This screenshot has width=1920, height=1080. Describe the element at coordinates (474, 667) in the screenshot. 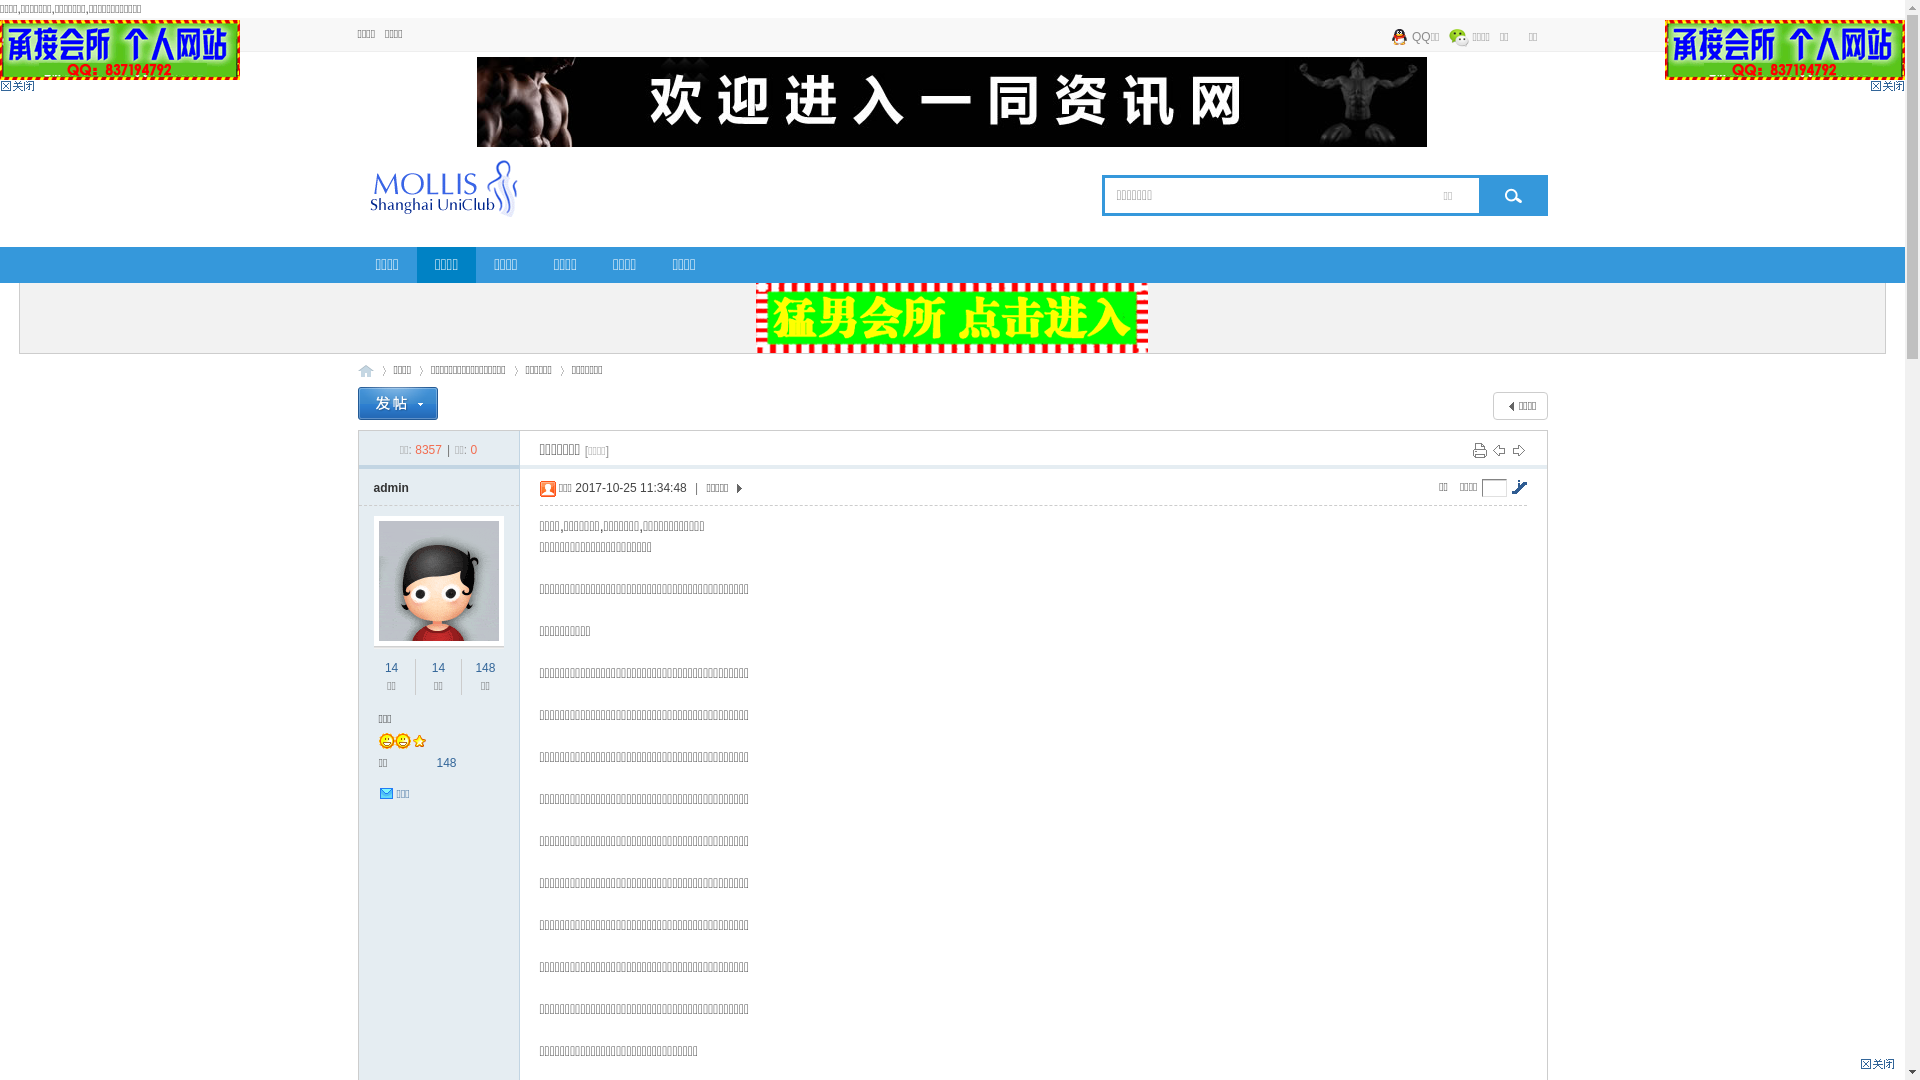

I see `'148'` at that location.